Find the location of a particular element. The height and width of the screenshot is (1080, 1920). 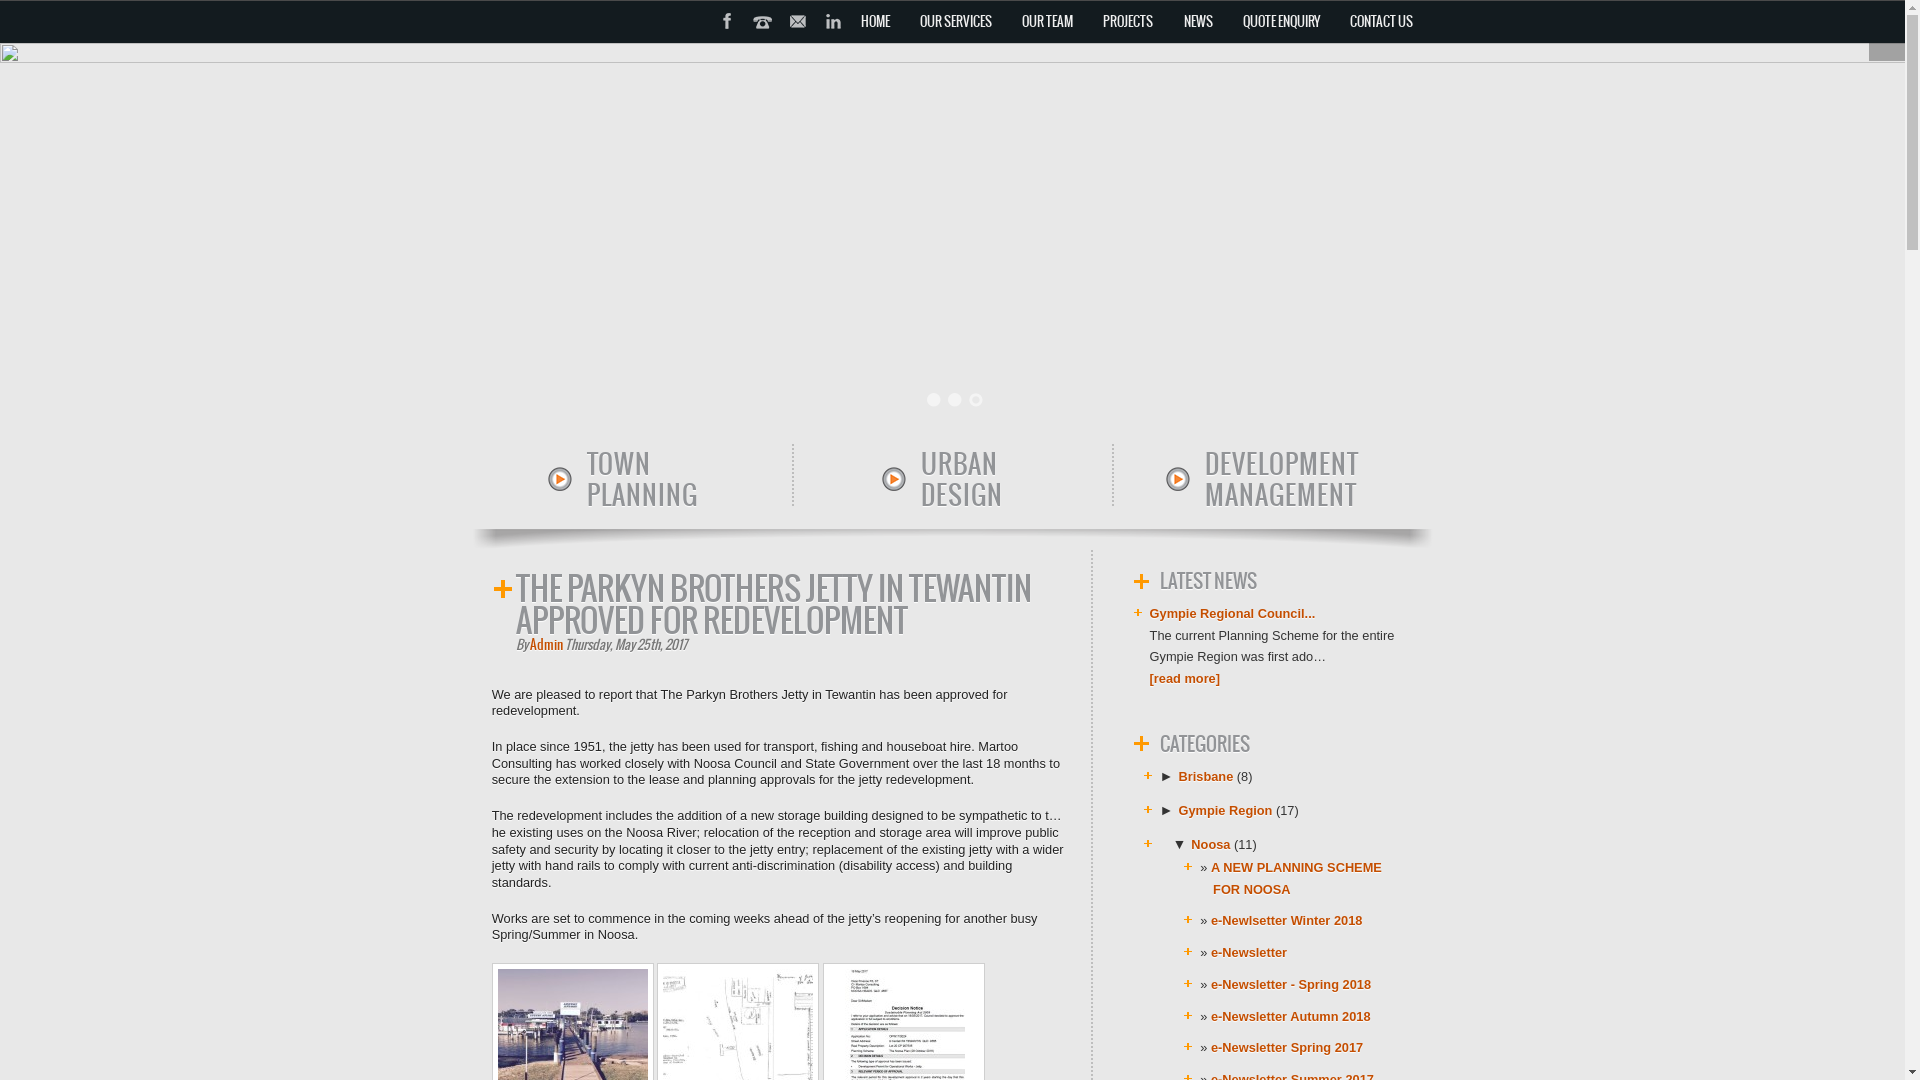

'TOWN is located at coordinates (547, 479).